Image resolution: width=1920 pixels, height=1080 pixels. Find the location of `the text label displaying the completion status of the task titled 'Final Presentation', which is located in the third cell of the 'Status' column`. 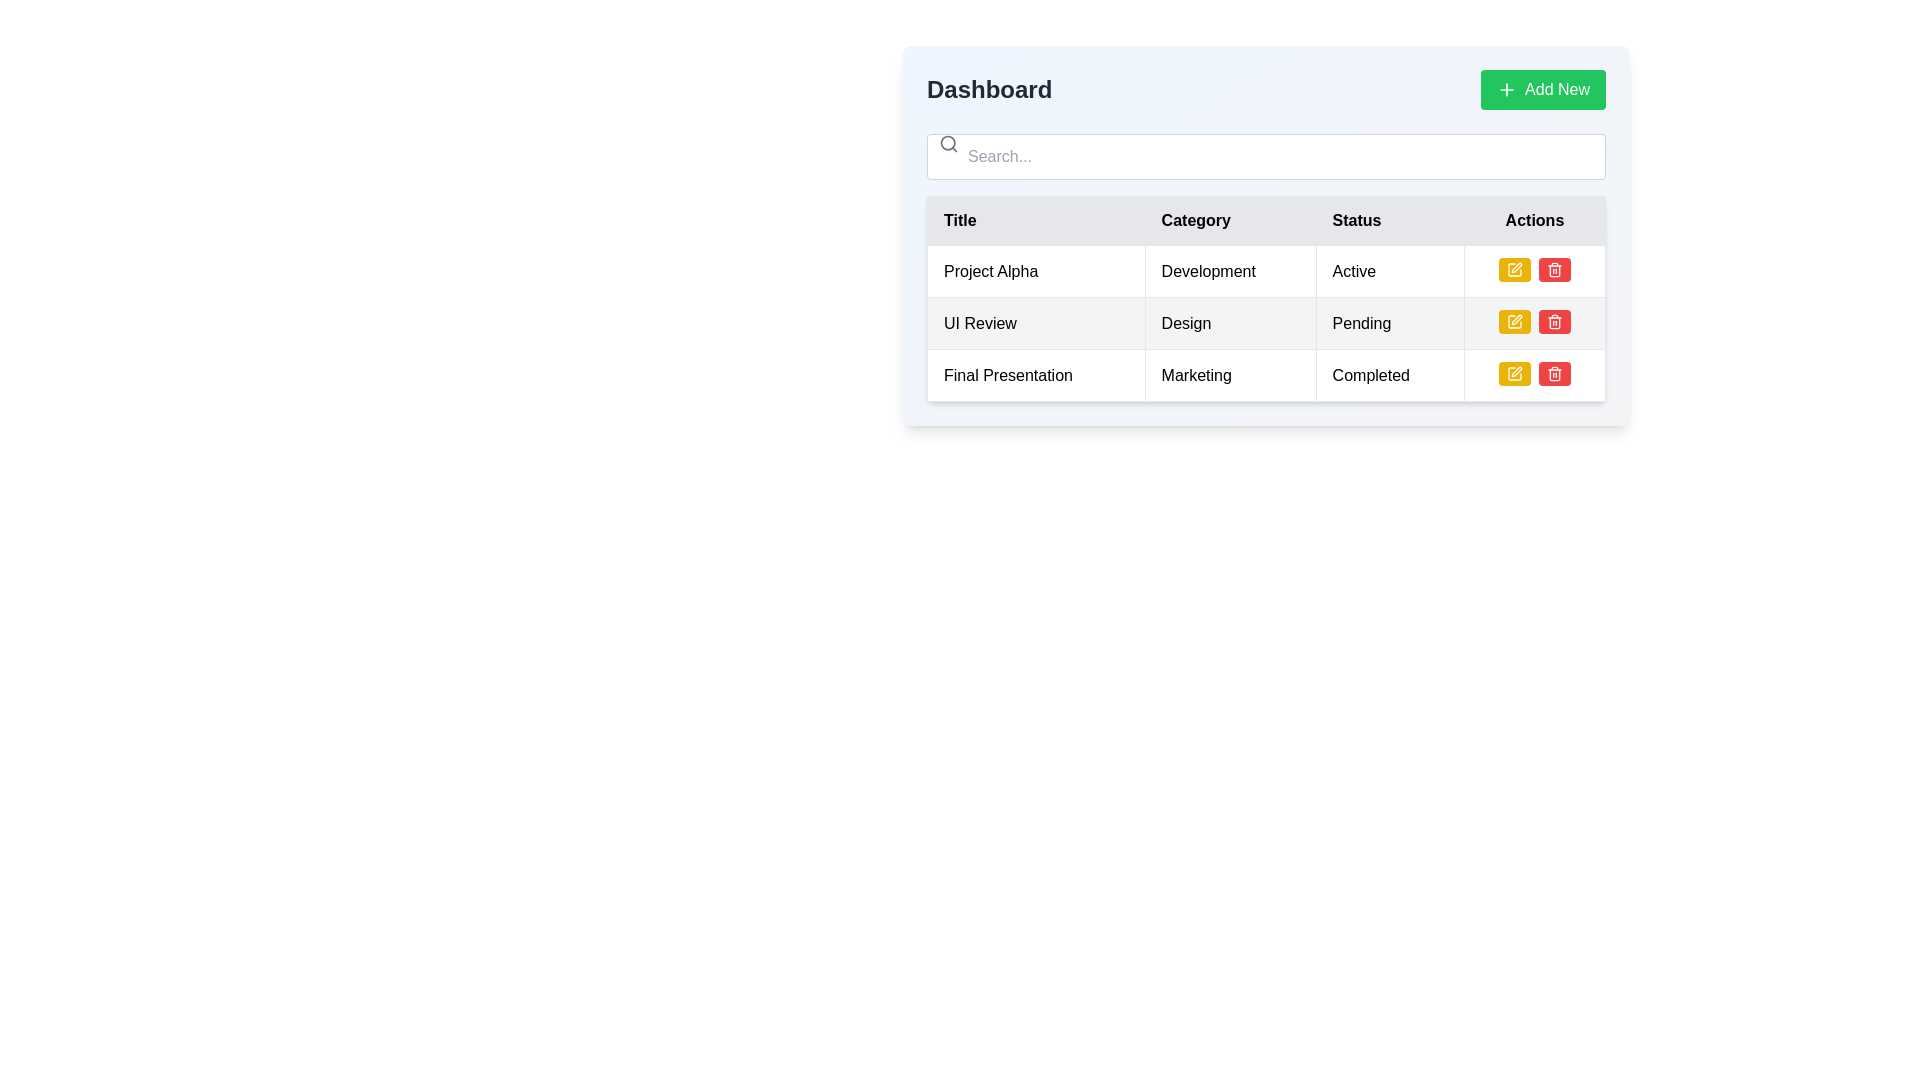

the text label displaying the completion status of the task titled 'Final Presentation', which is located in the third cell of the 'Status' column is located at coordinates (1389, 375).